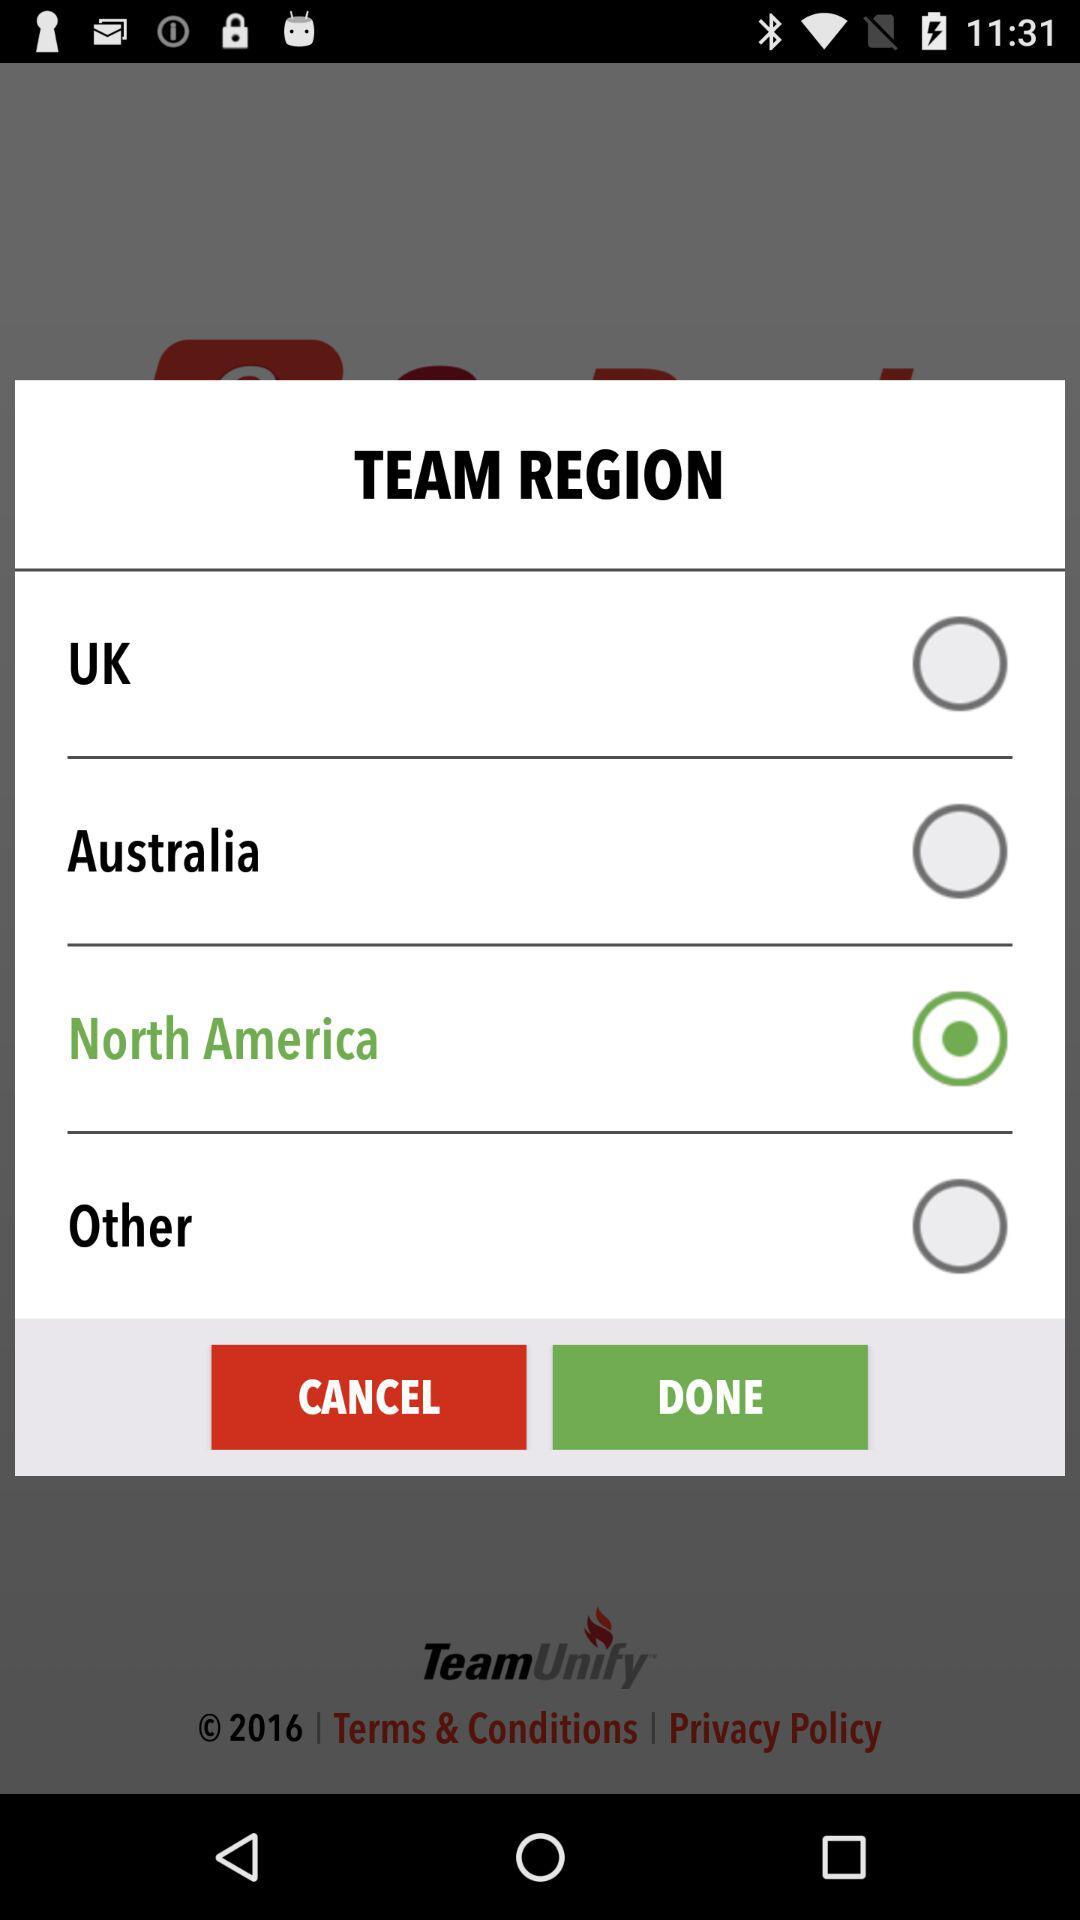 This screenshot has height=1920, width=1080. I want to click on uk item, so click(553, 663).